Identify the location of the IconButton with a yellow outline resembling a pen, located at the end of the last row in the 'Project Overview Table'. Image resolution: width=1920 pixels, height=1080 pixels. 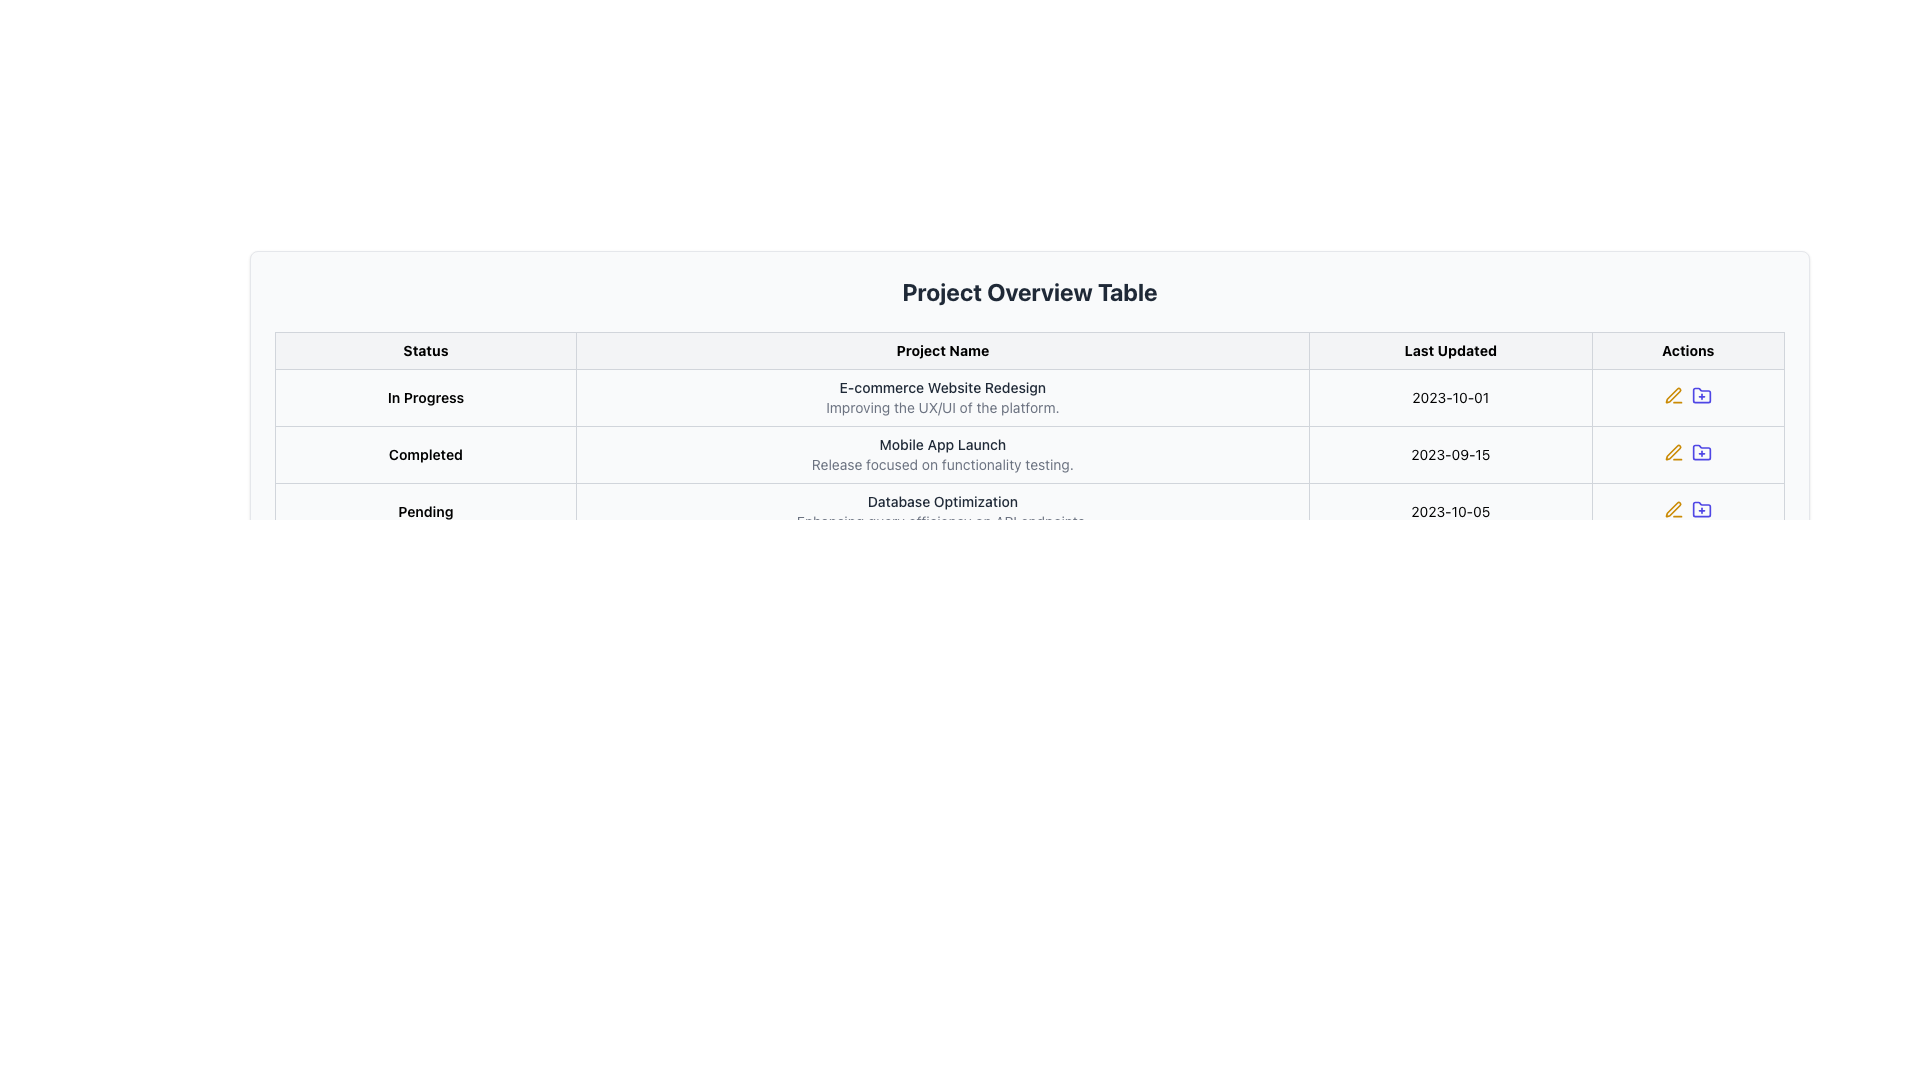
(1674, 508).